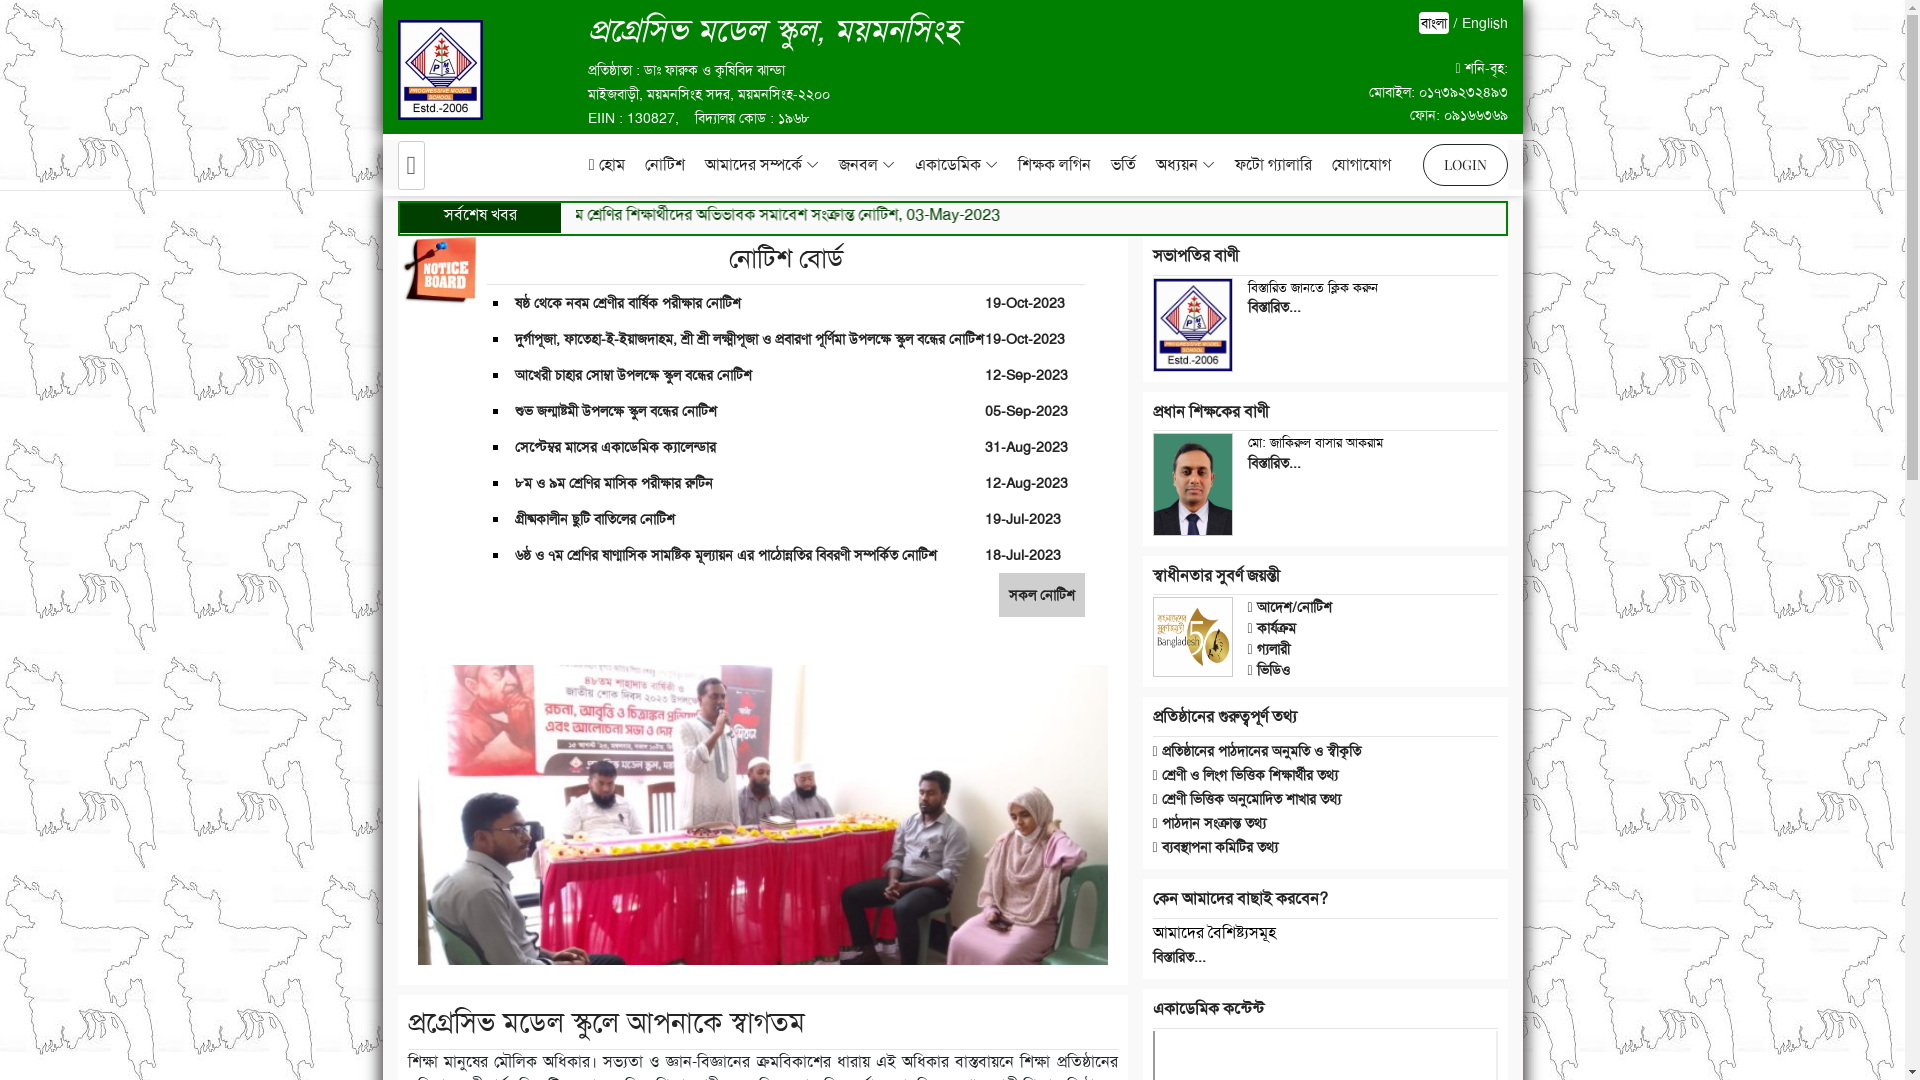 Image resolution: width=1920 pixels, height=1080 pixels. What do you see at coordinates (1026, 374) in the screenshot?
I see `'12-Sep-2023'` at bounding box center [1026, 374].